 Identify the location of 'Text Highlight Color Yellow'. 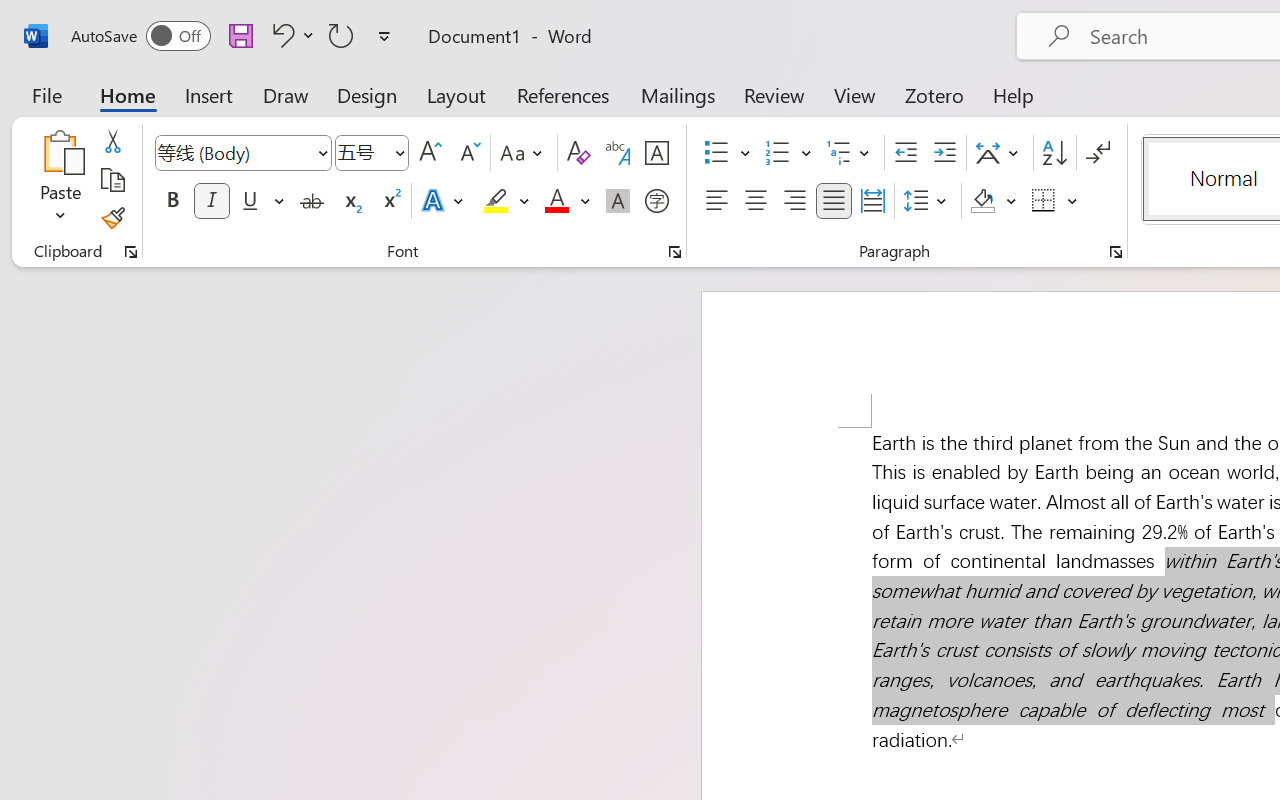
(496, 201).